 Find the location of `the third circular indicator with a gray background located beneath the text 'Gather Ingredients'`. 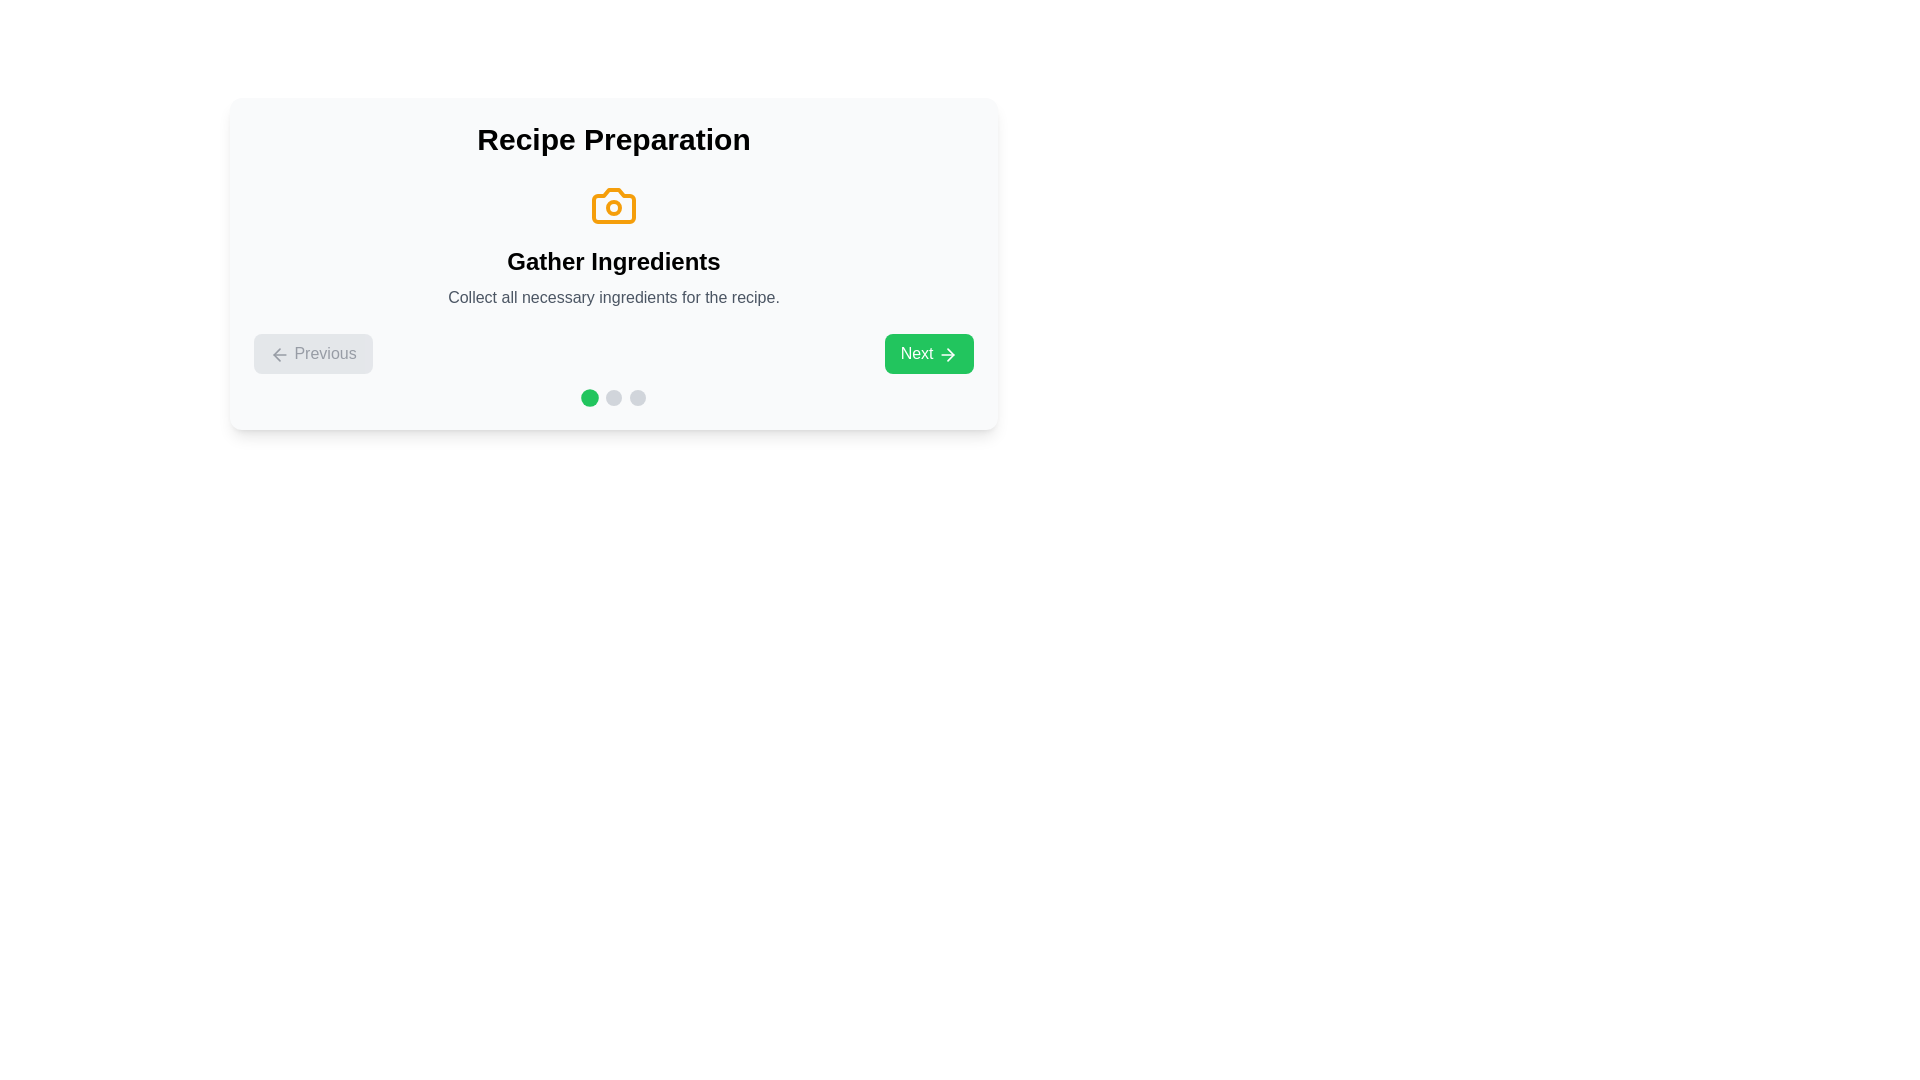

the third circular indicator with a gray background located beneath the text 'Gather Ingredients' is located at coordinates (637, 397).